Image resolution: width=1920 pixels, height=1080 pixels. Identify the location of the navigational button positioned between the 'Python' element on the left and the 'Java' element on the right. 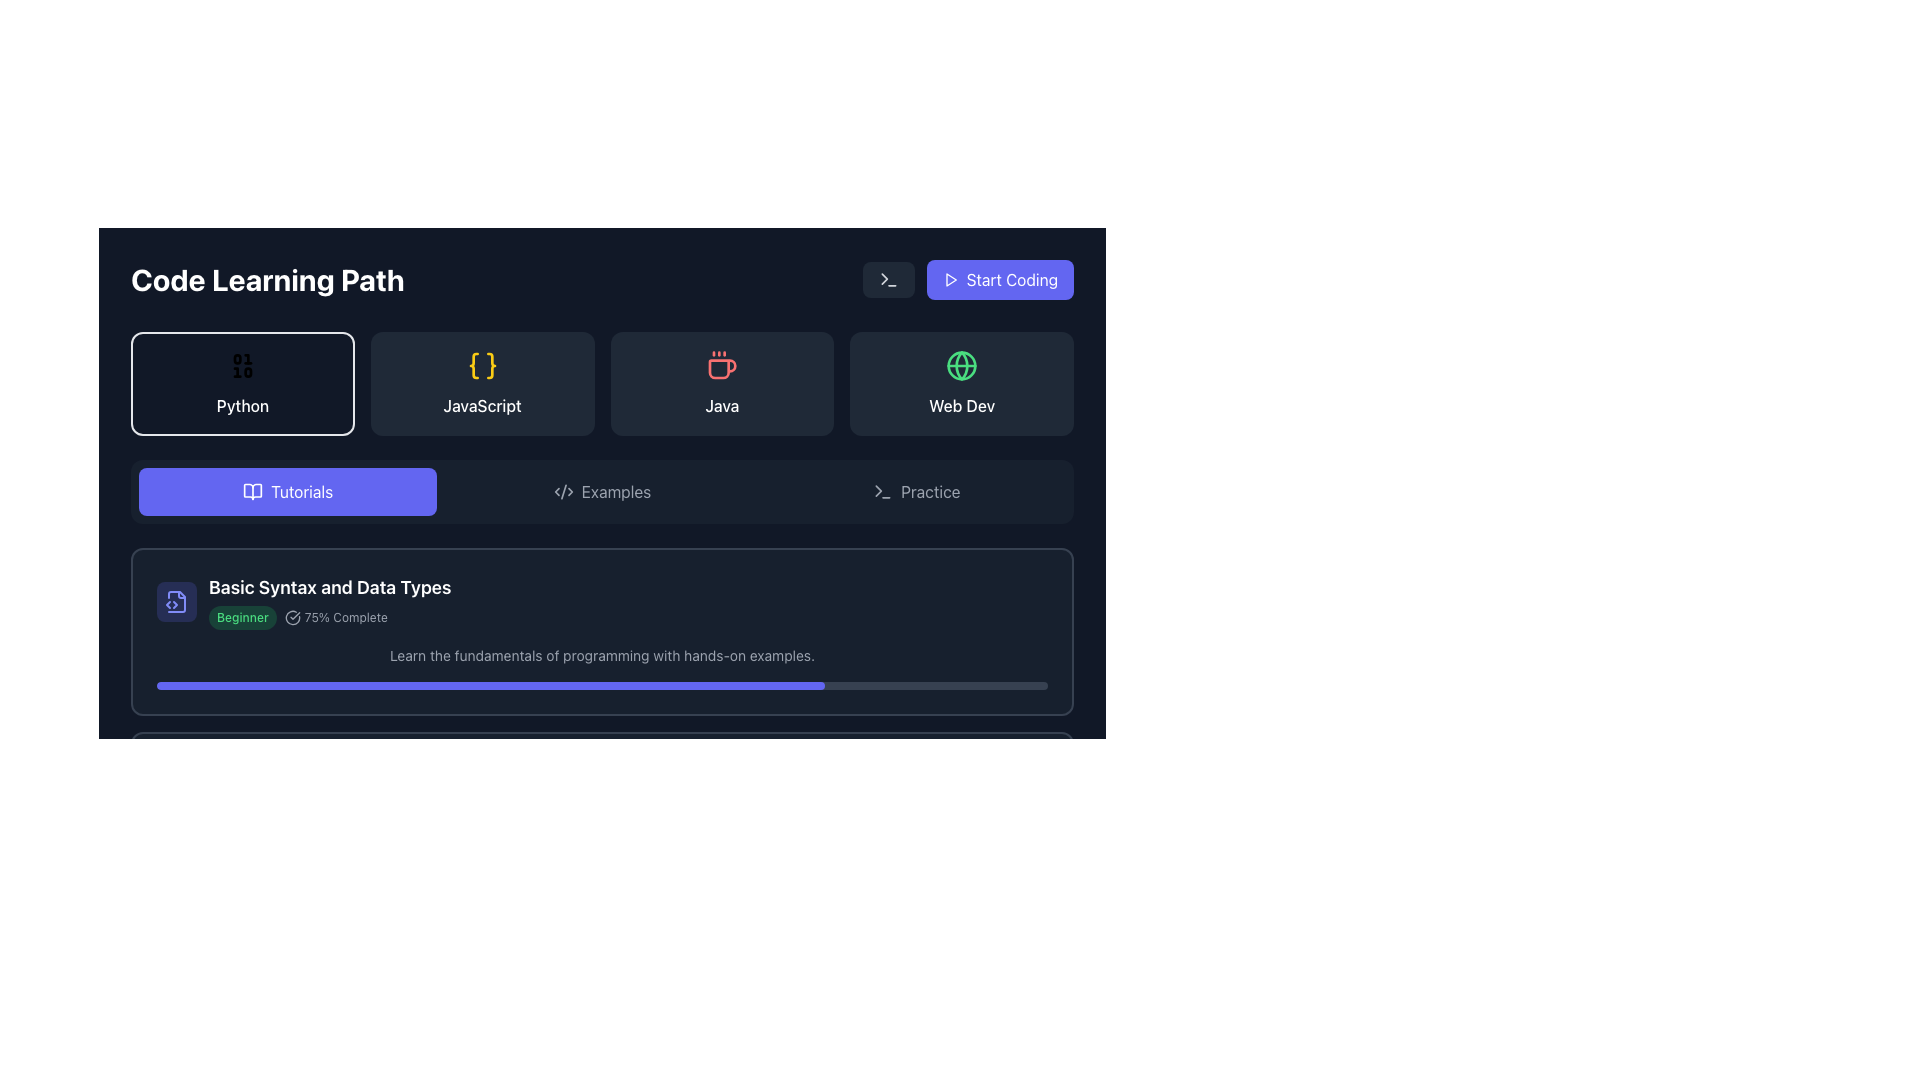
(482, 384).